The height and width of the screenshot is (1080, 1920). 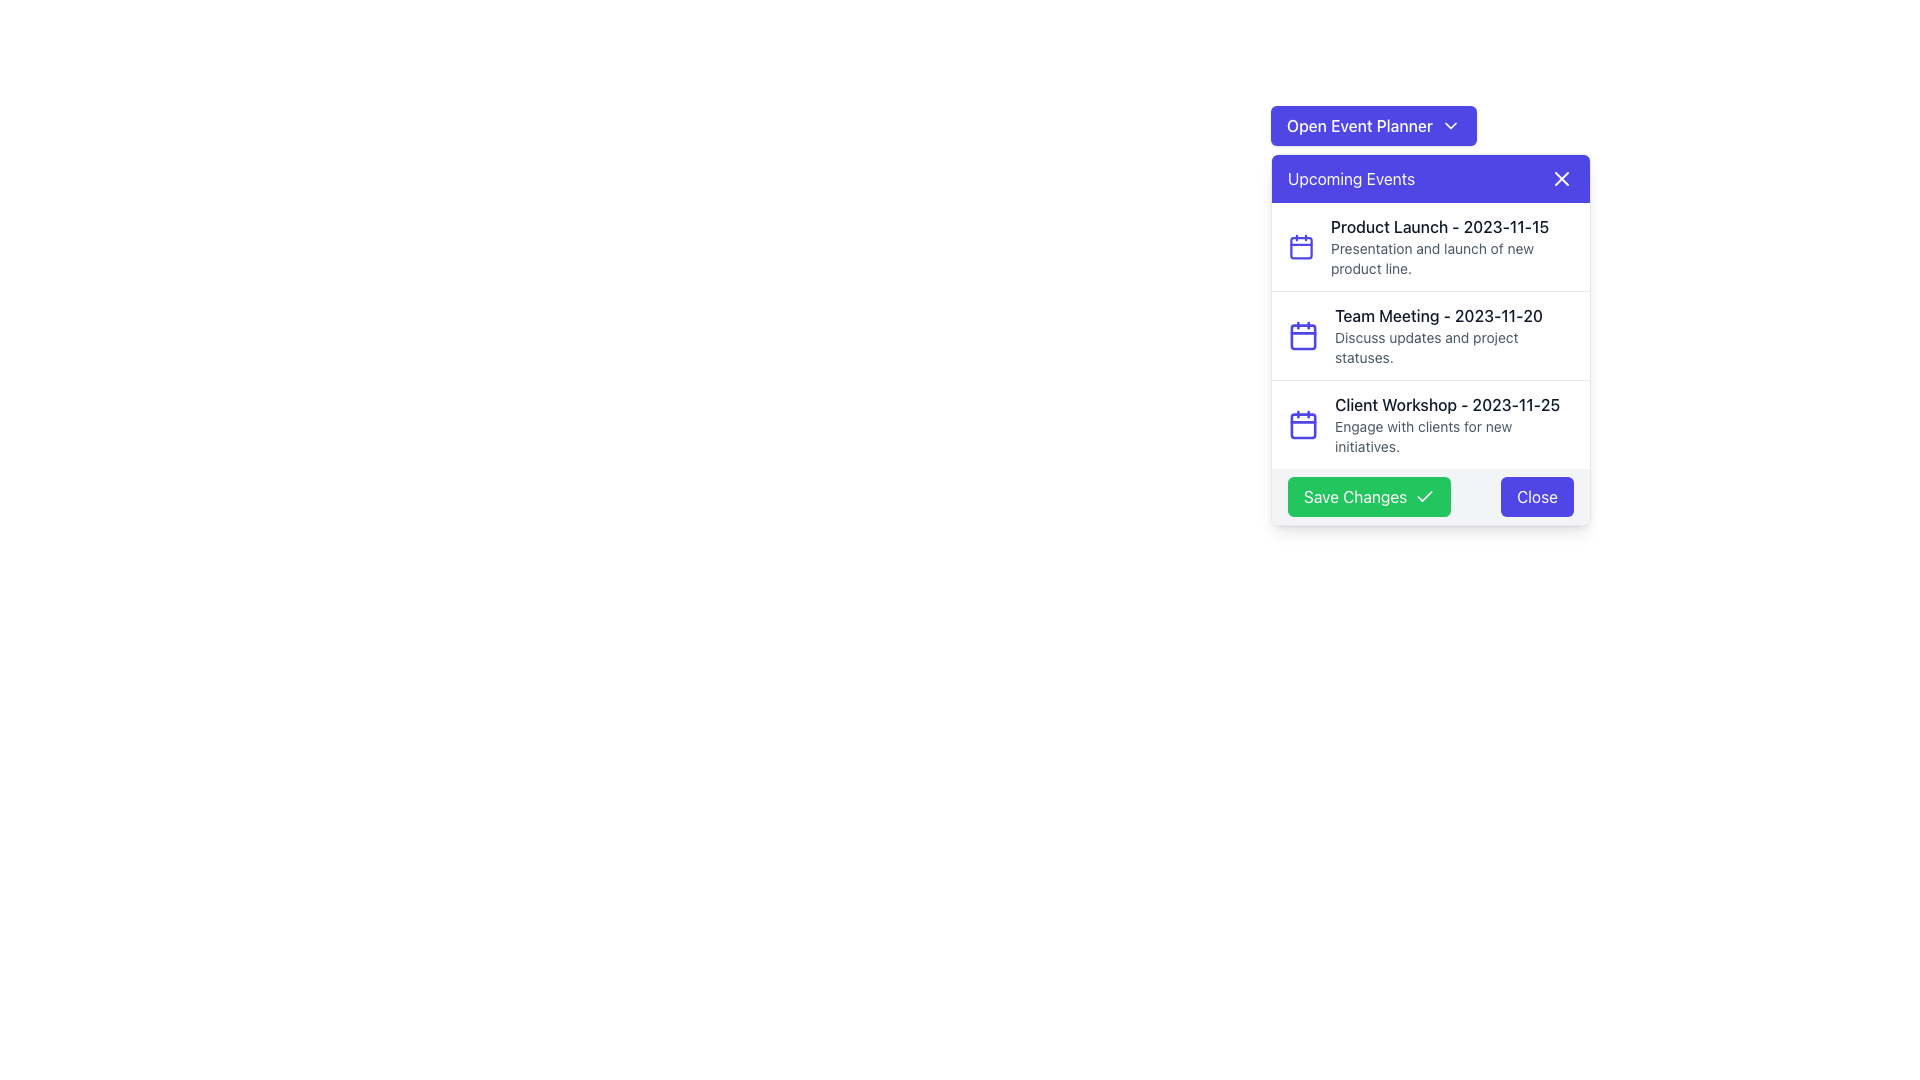 I want to click on 'Save Changes' button located at the bottom of the 'Upcoming Events' modal for debugging purposes, so click(x=1429, y=496).